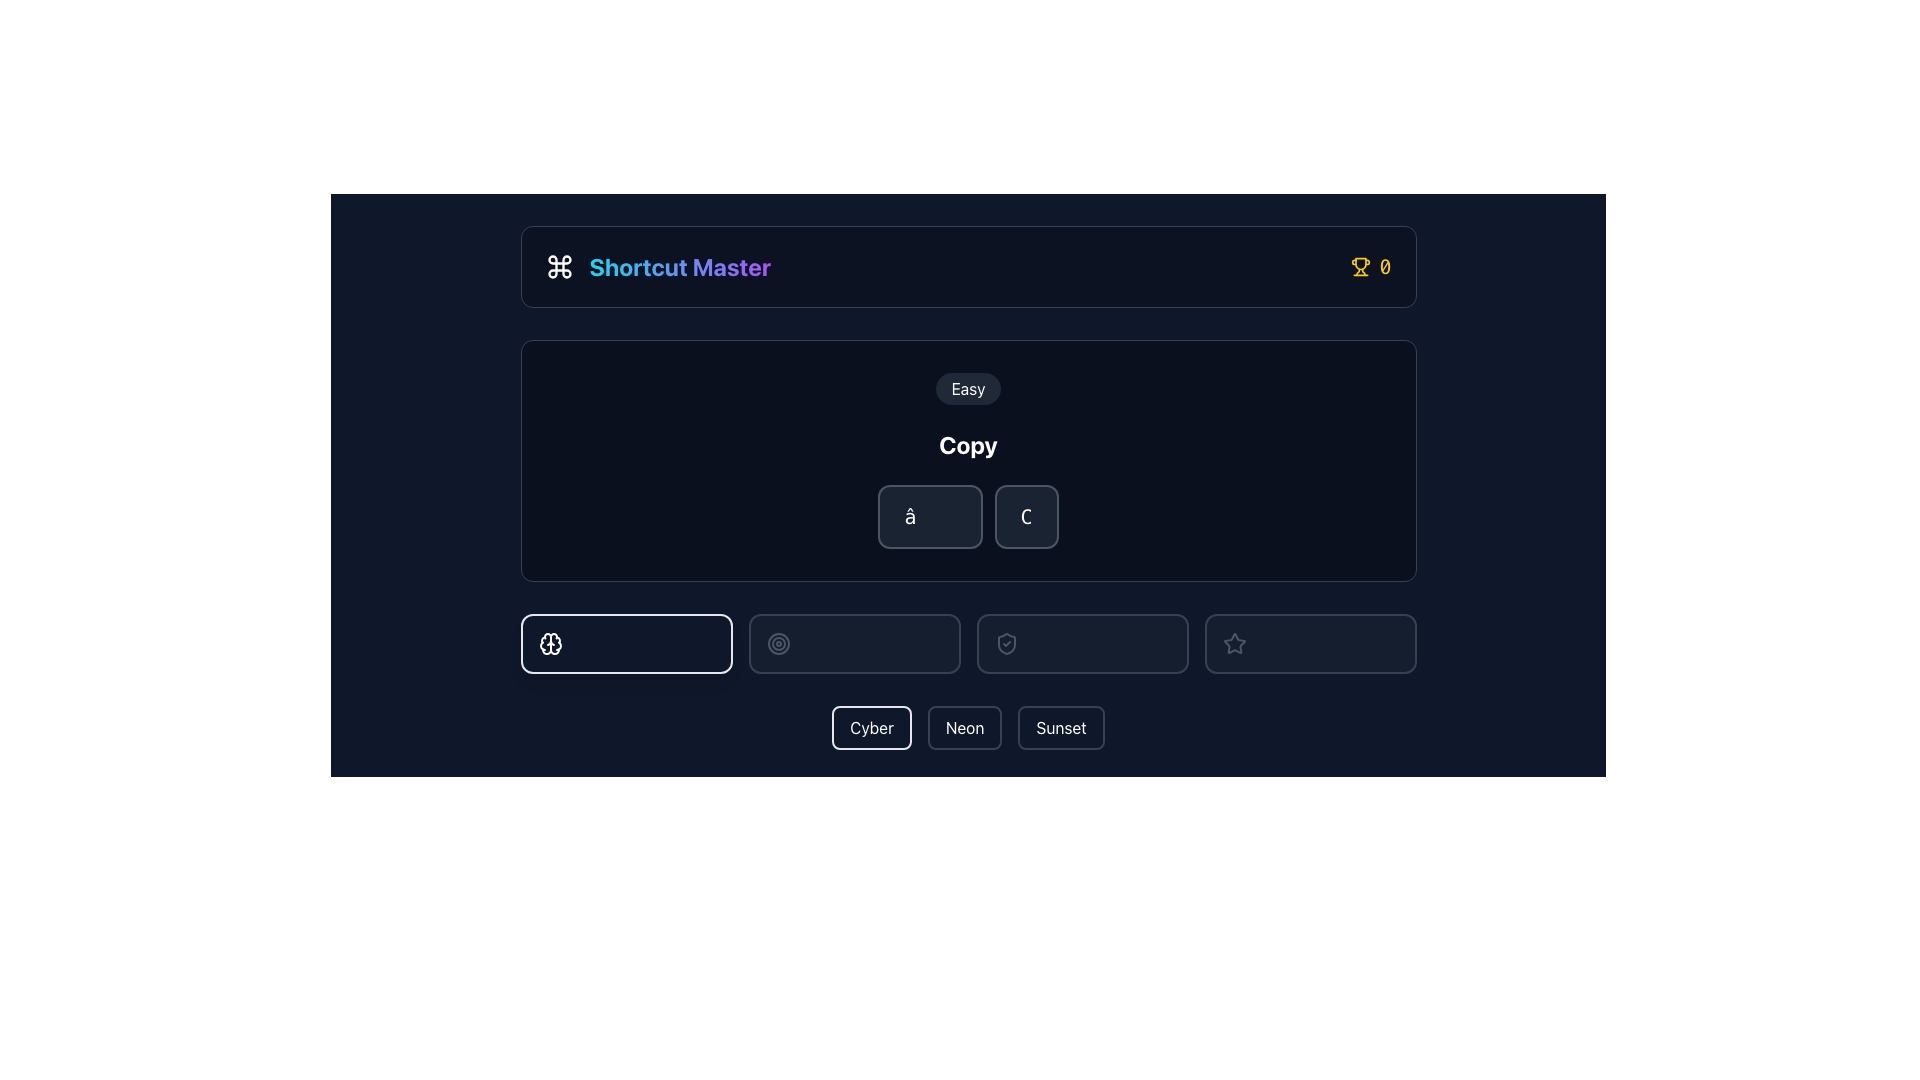 The height and width of the screenshot is (1080, 1920). Describe the element at coordinates (559, 265) in the screenshot. I see `the cyan command key icon with a rounded corner design, located to the left of the text 'Shortcut Master' near the header` at that location.